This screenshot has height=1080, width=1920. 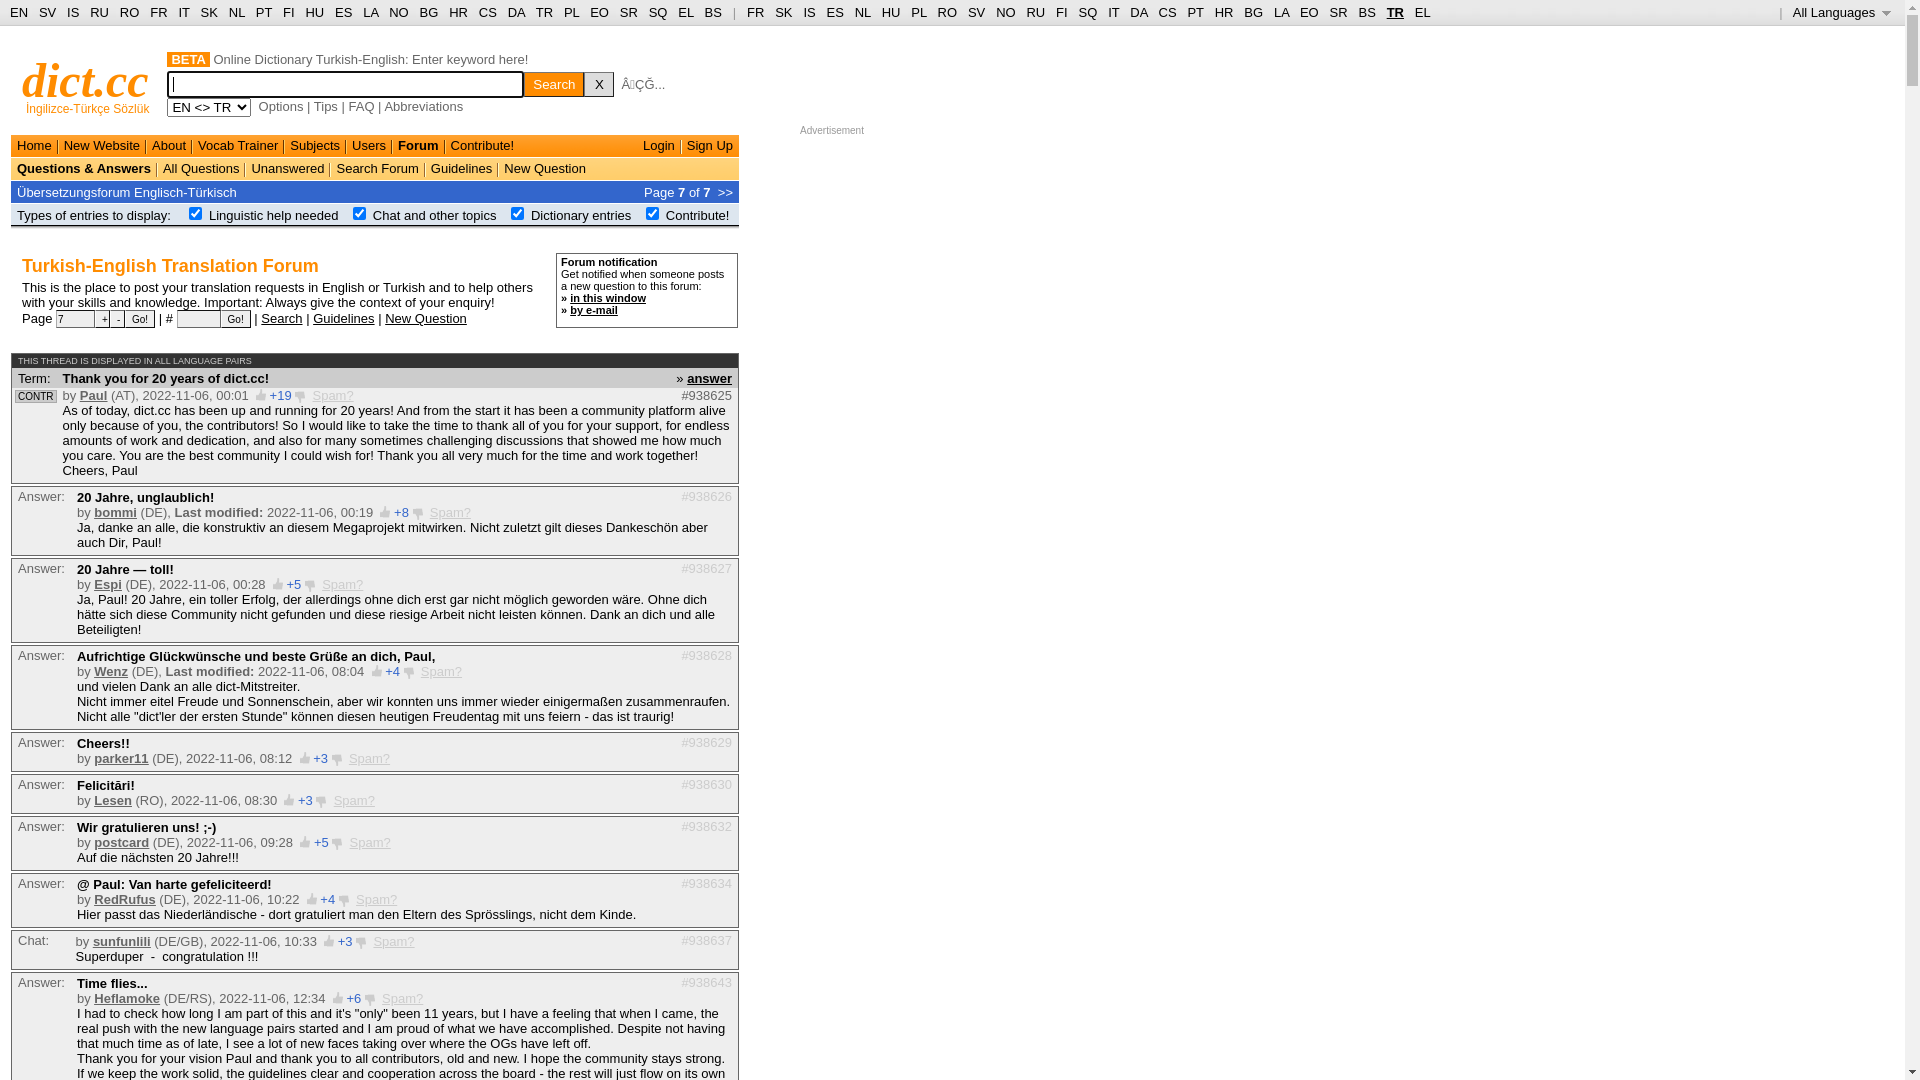 I want to click on 'IS', so click(x=72, y=12).